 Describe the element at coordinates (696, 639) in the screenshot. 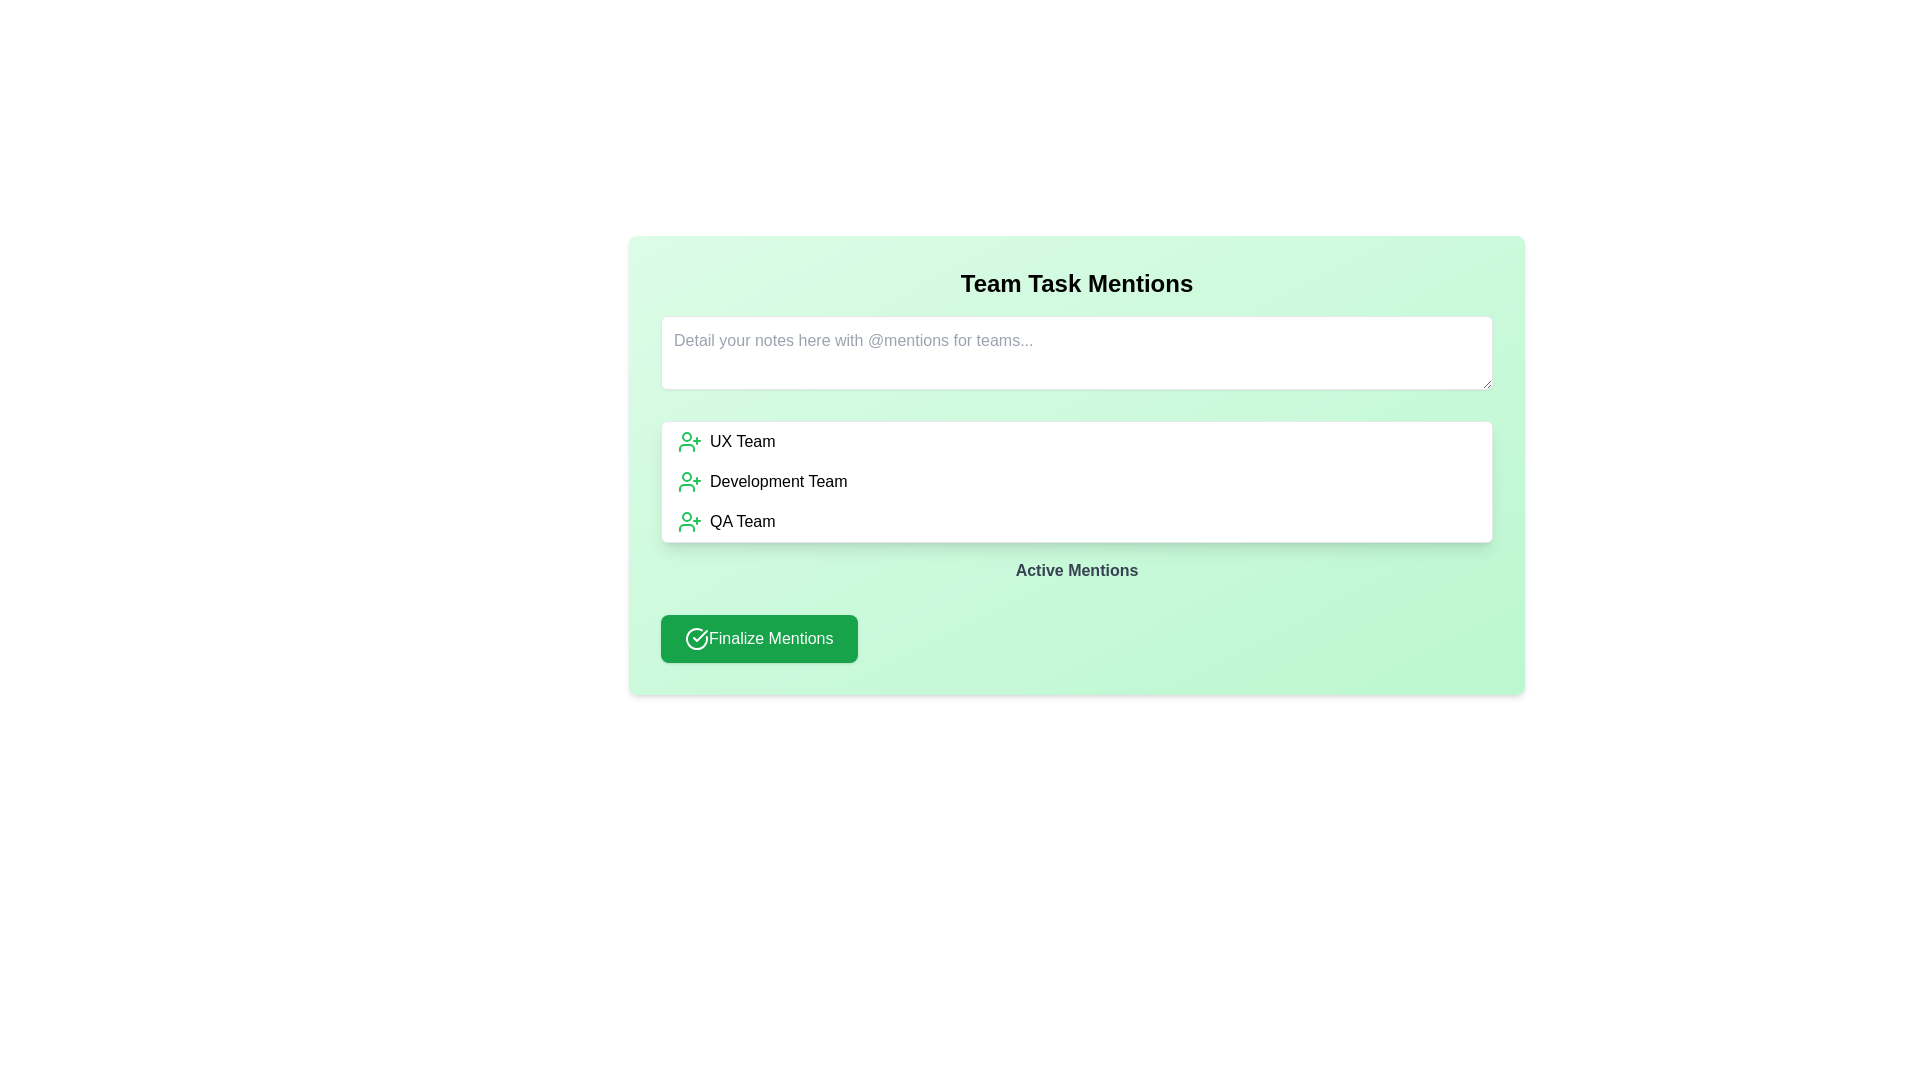

I see `the confirmation icon located to the left of the 'Finalize Mentions' button at the bottom-left corner of the main interface` at that location.